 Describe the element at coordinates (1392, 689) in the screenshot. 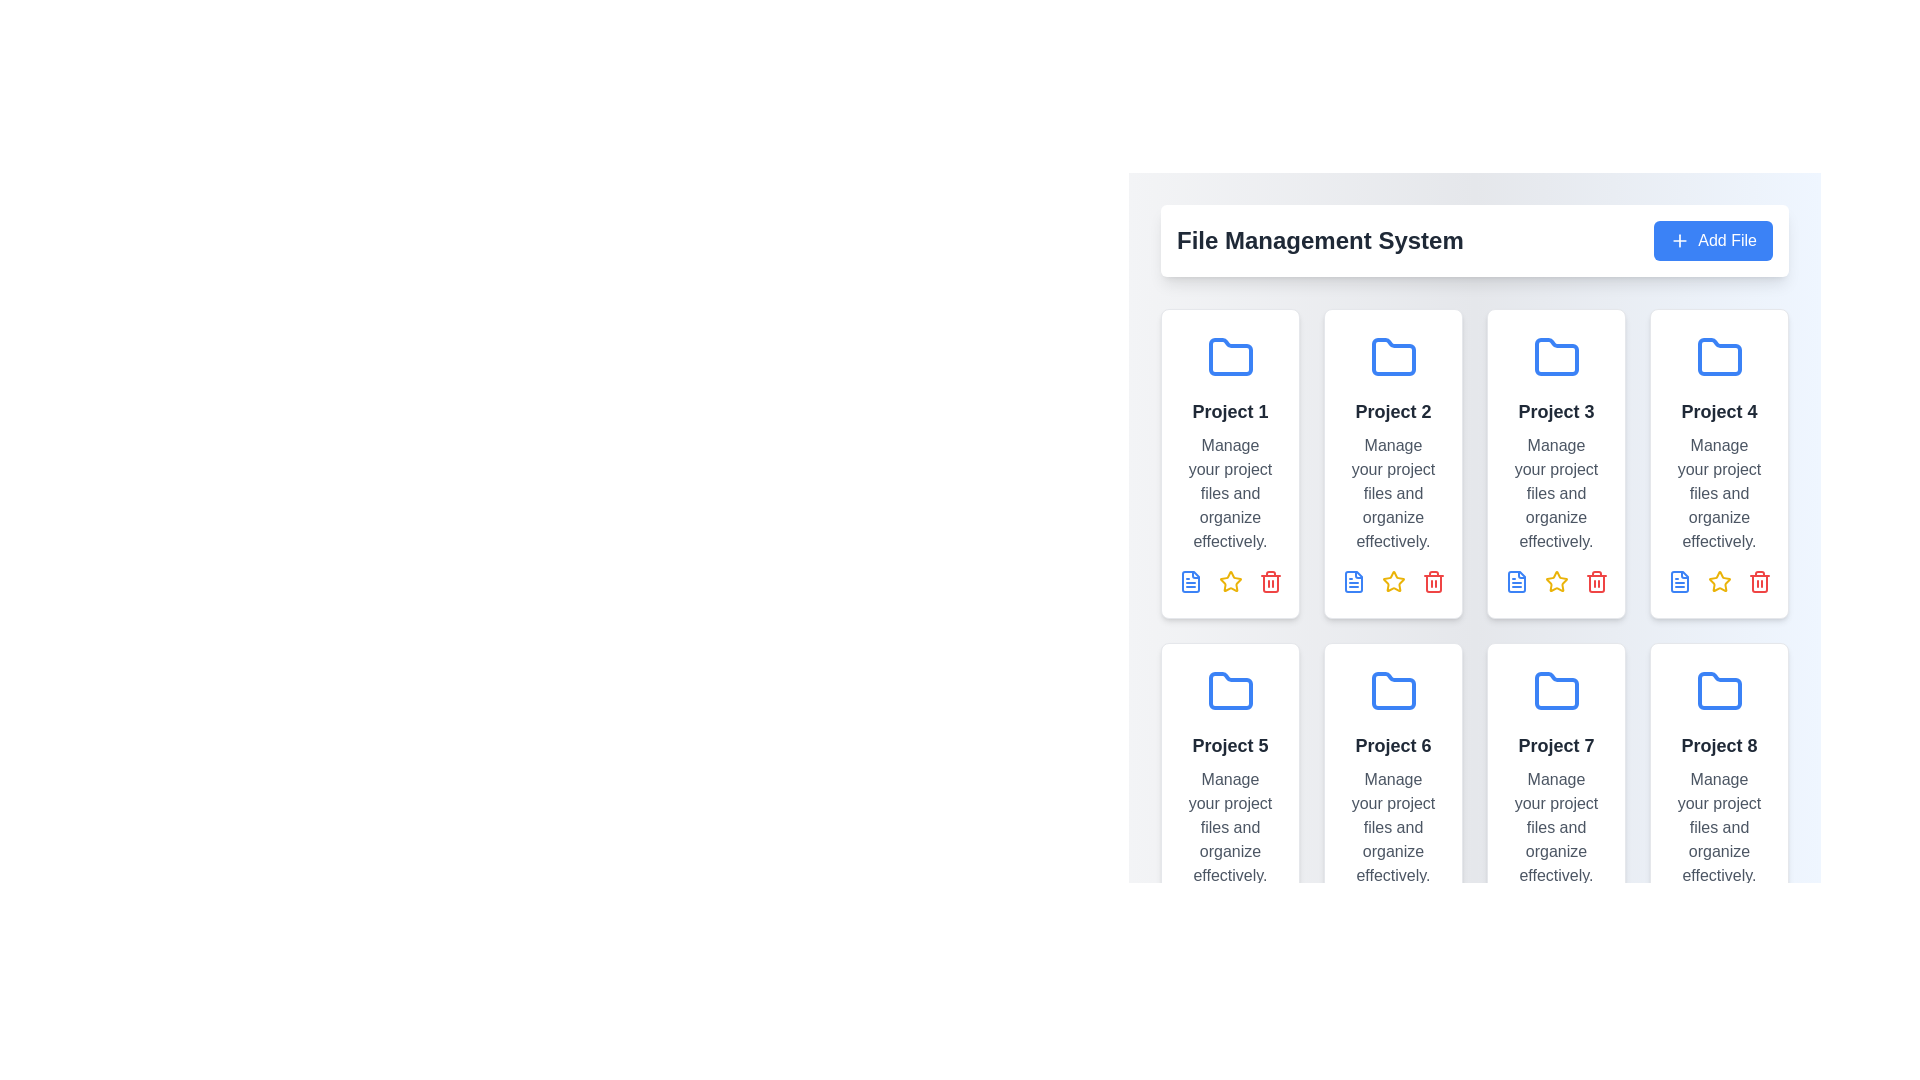

I see `the folder icon representing 'Project 6' located in the second row of the grid layout, centered in the header portion of the card` at that location.